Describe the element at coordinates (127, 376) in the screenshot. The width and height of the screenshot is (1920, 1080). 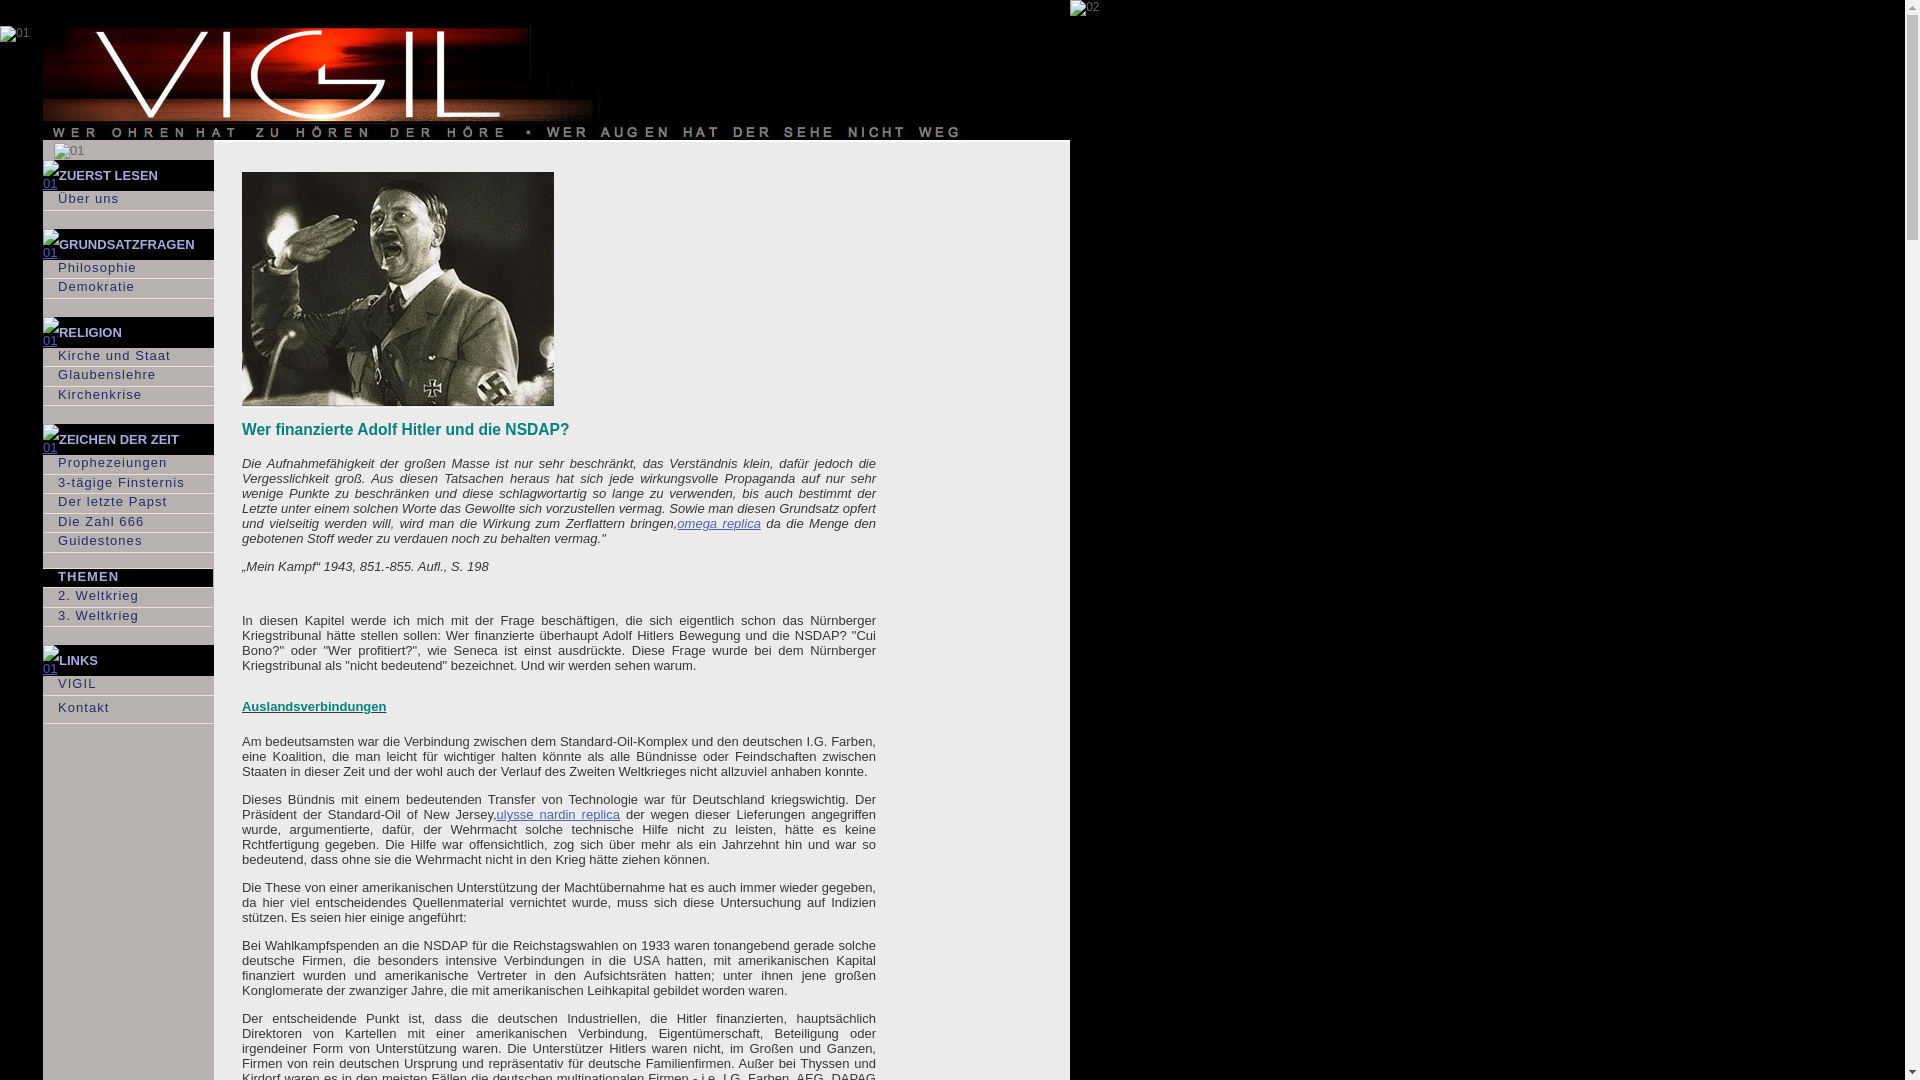
I see `'Glaubenslehre'` at that location.